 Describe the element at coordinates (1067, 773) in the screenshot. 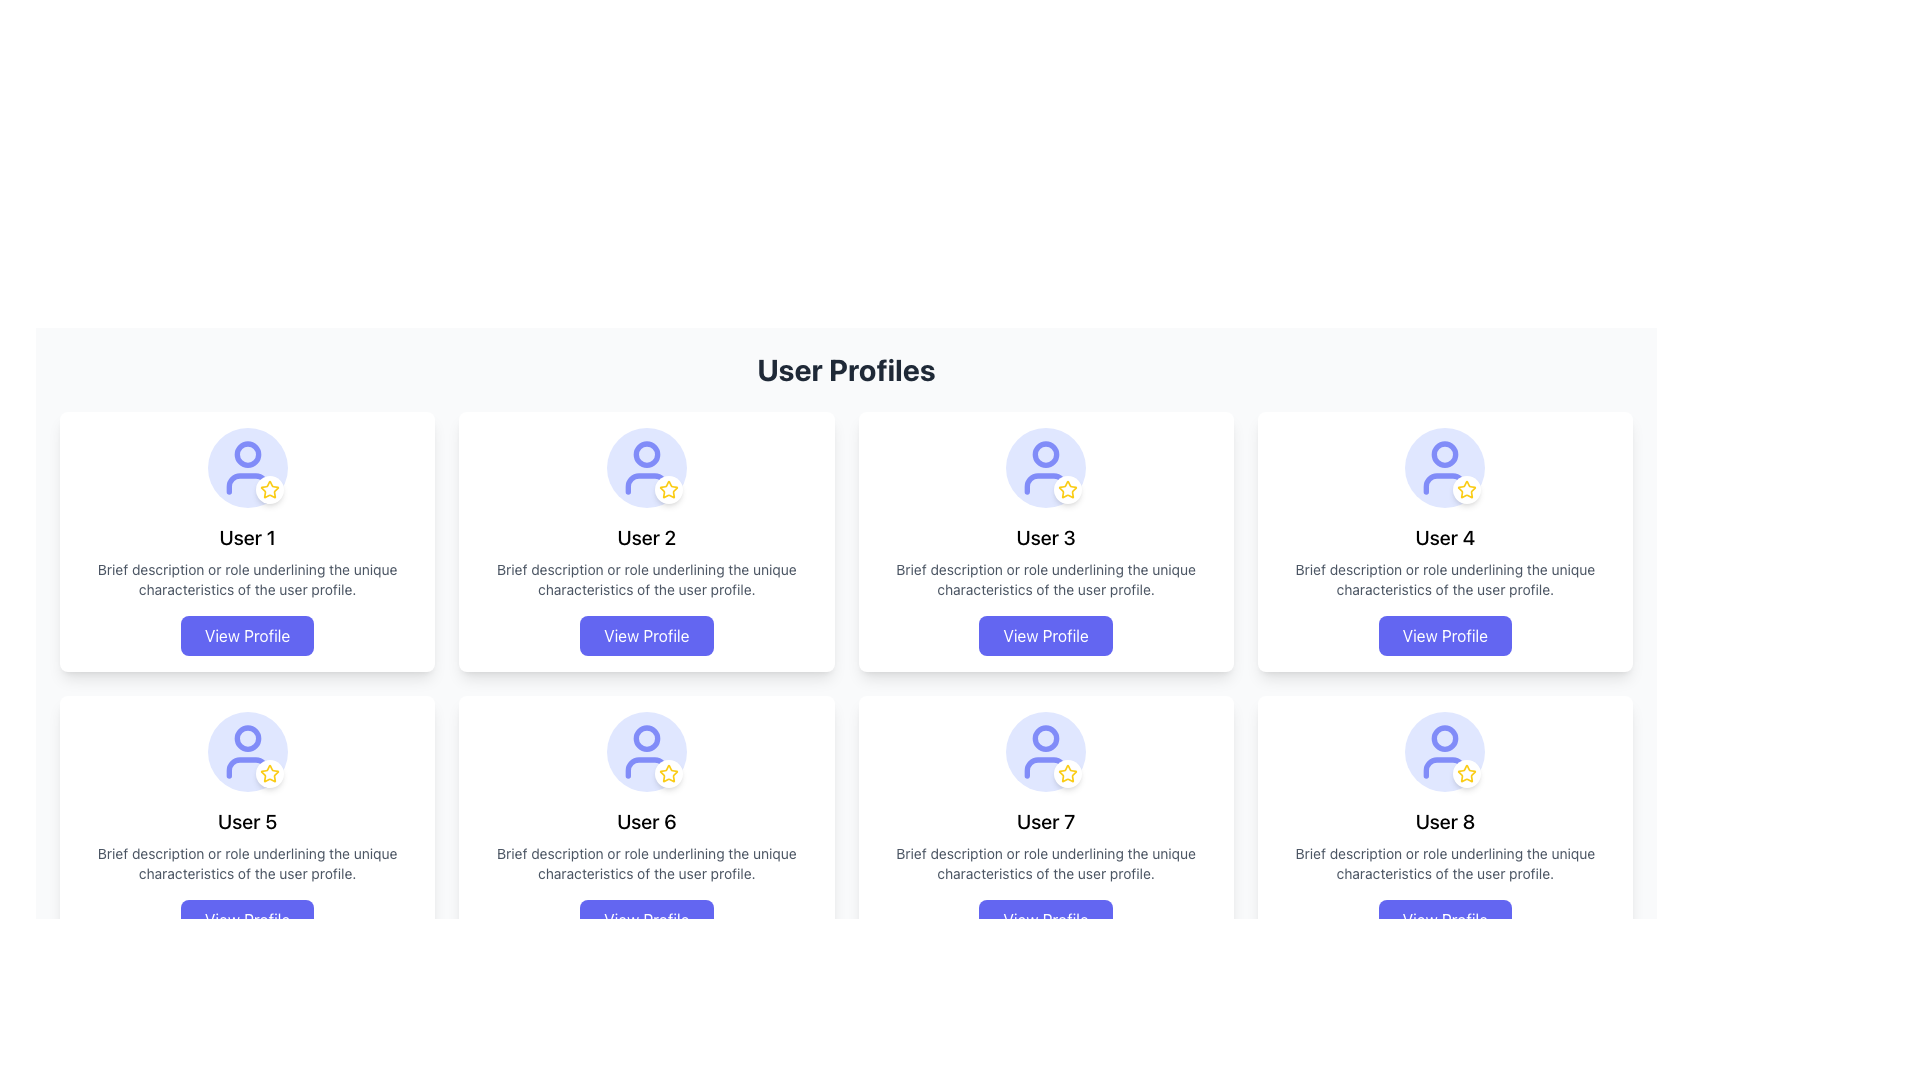

I see `the star-shaped icon with a yellow border and white interior located in the bottom-right corner of the seventh user card in the layout` at that location.